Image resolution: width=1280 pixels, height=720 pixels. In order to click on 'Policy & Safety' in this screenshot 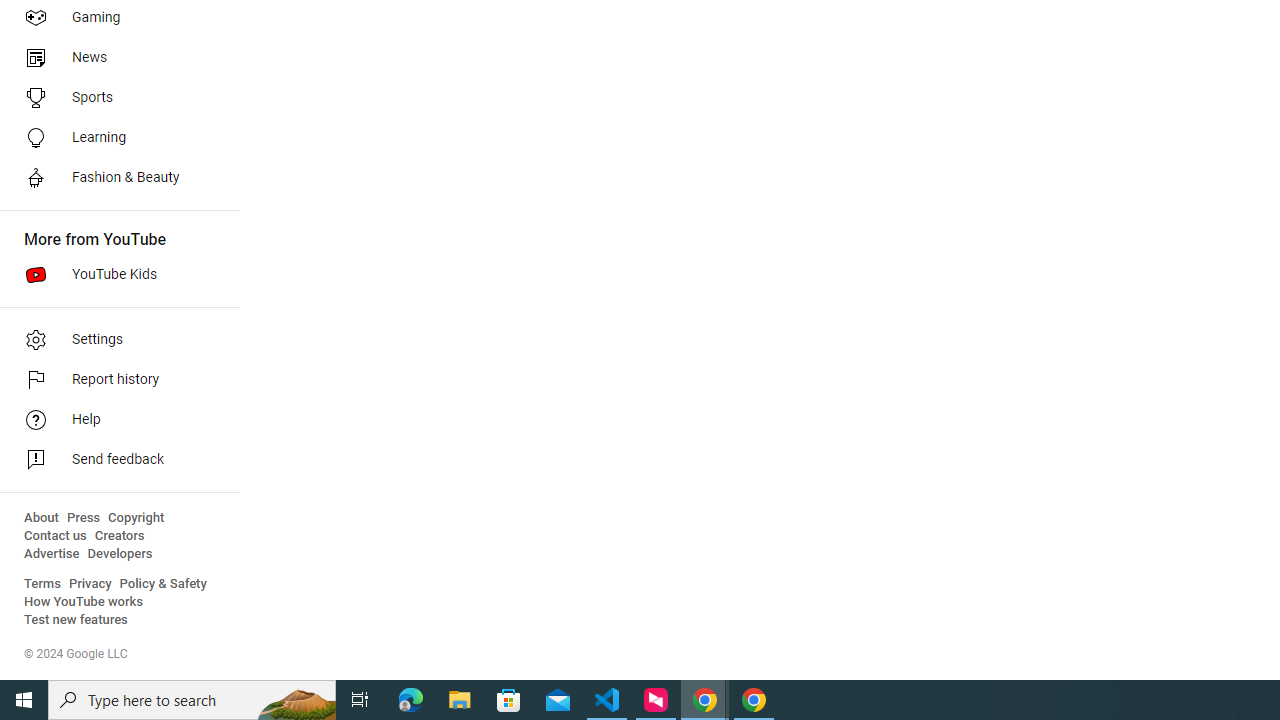, I will do `click(163, 584)`.